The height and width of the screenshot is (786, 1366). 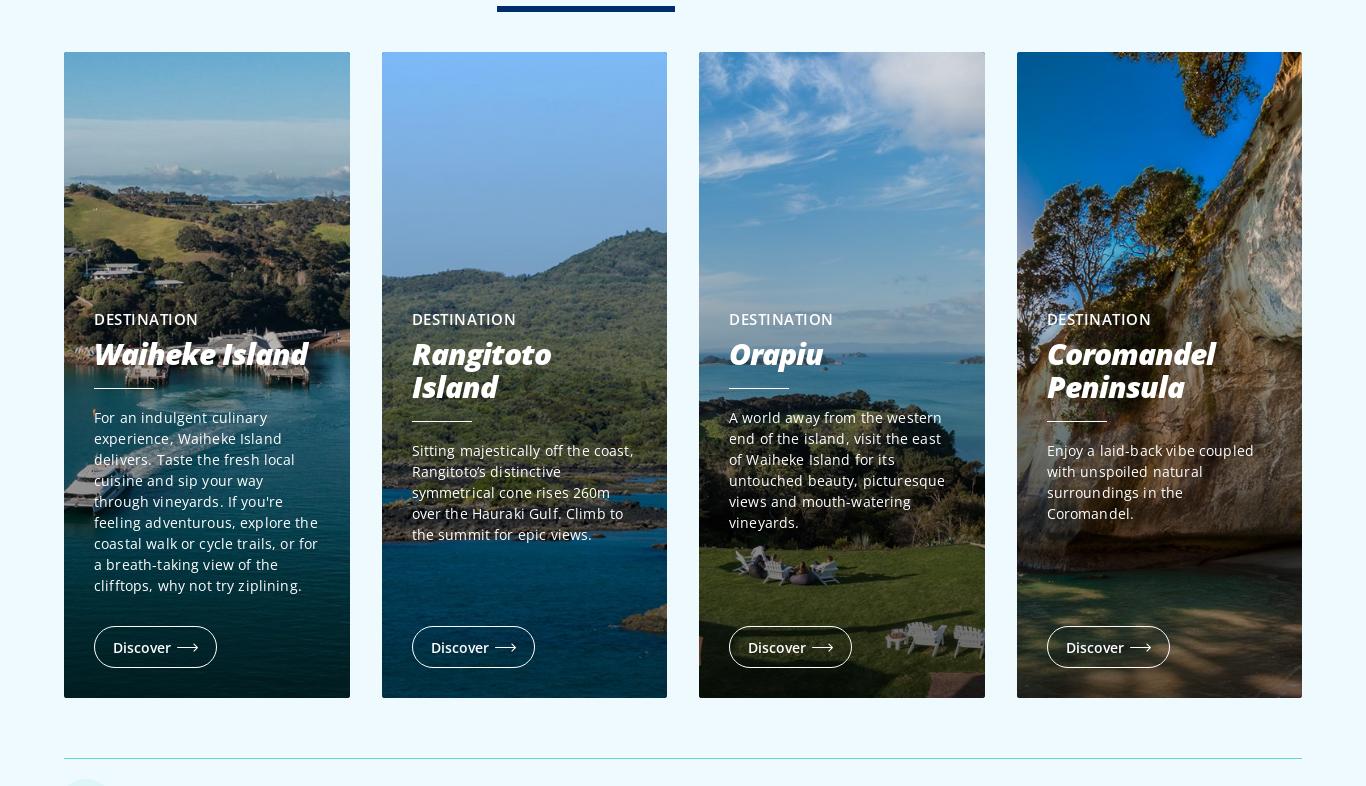 What do you see at coordinates (199, 353) in the screenshot?
I see `'Waiheke Island'` at bounding box center [199, 353].